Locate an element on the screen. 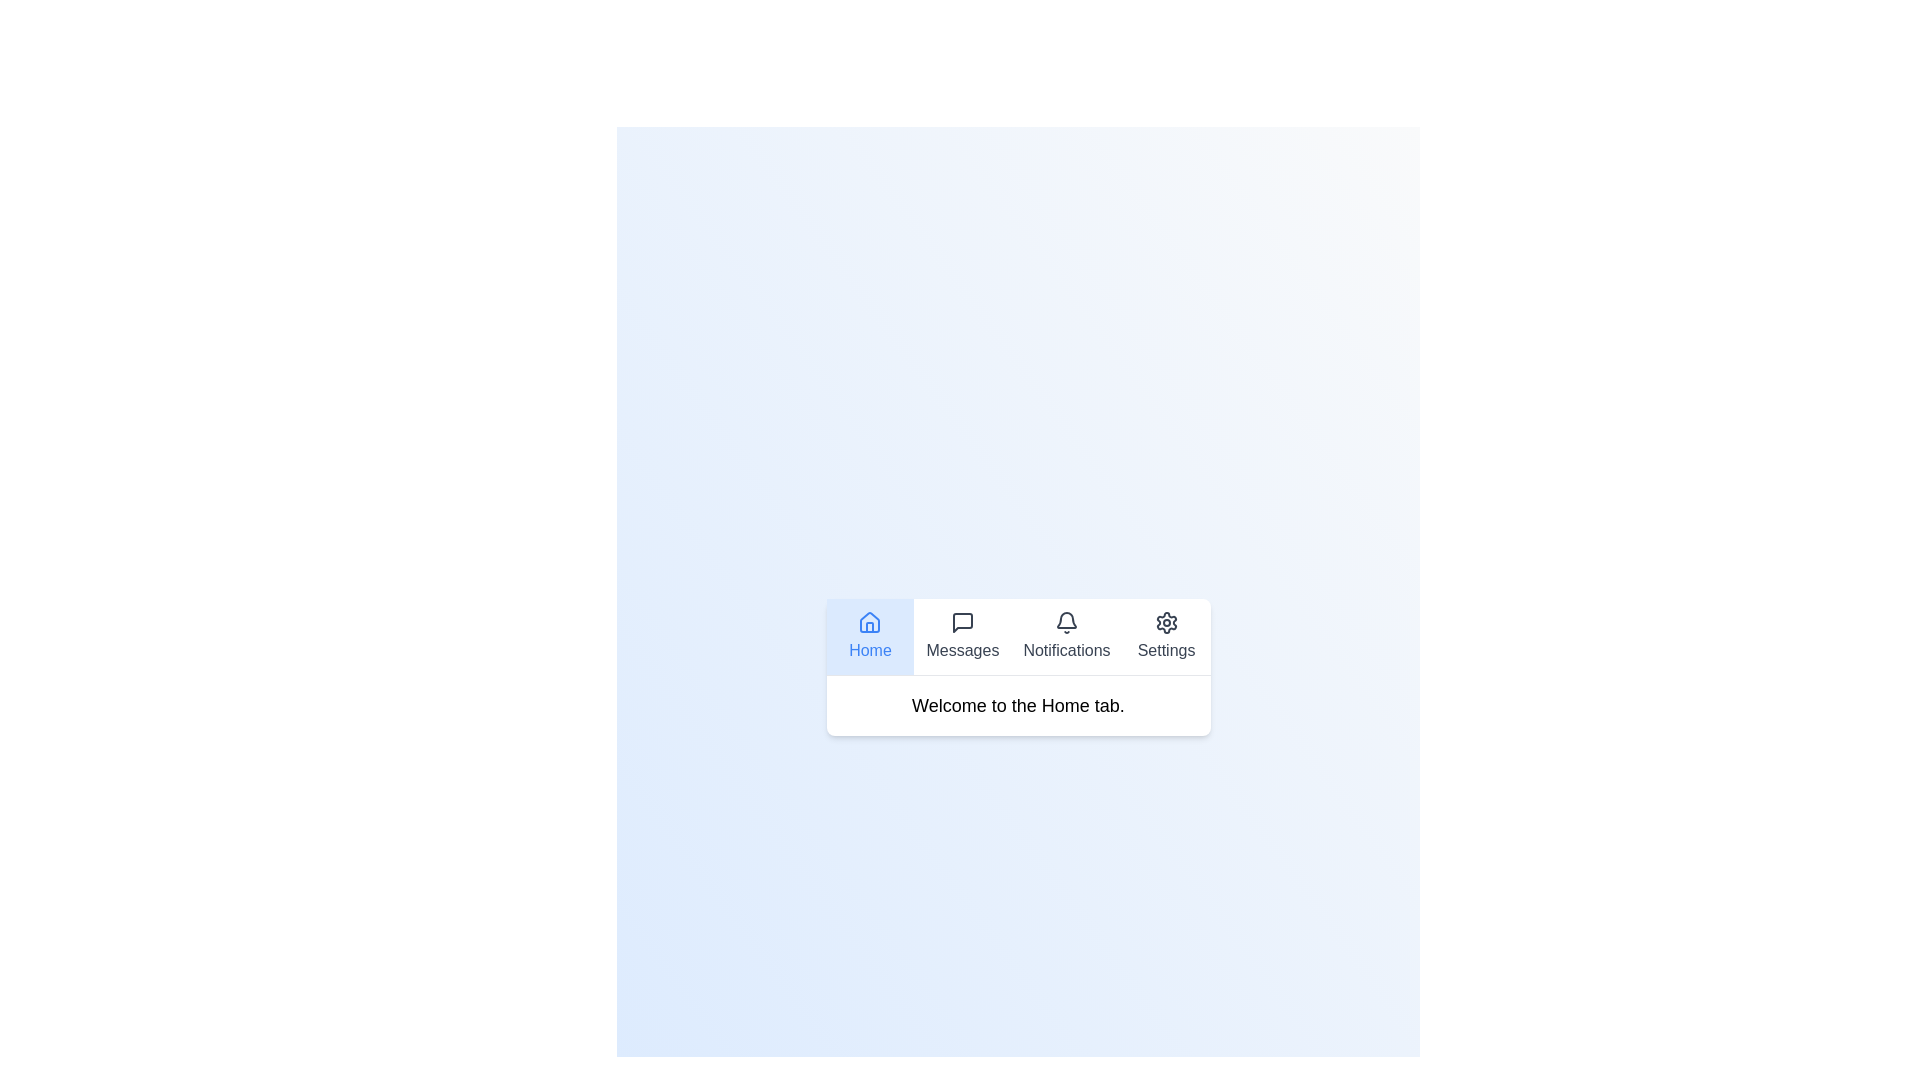  the 'Notifications' button, which features centered text and a bell icon is located at coordinates (1065, 636).